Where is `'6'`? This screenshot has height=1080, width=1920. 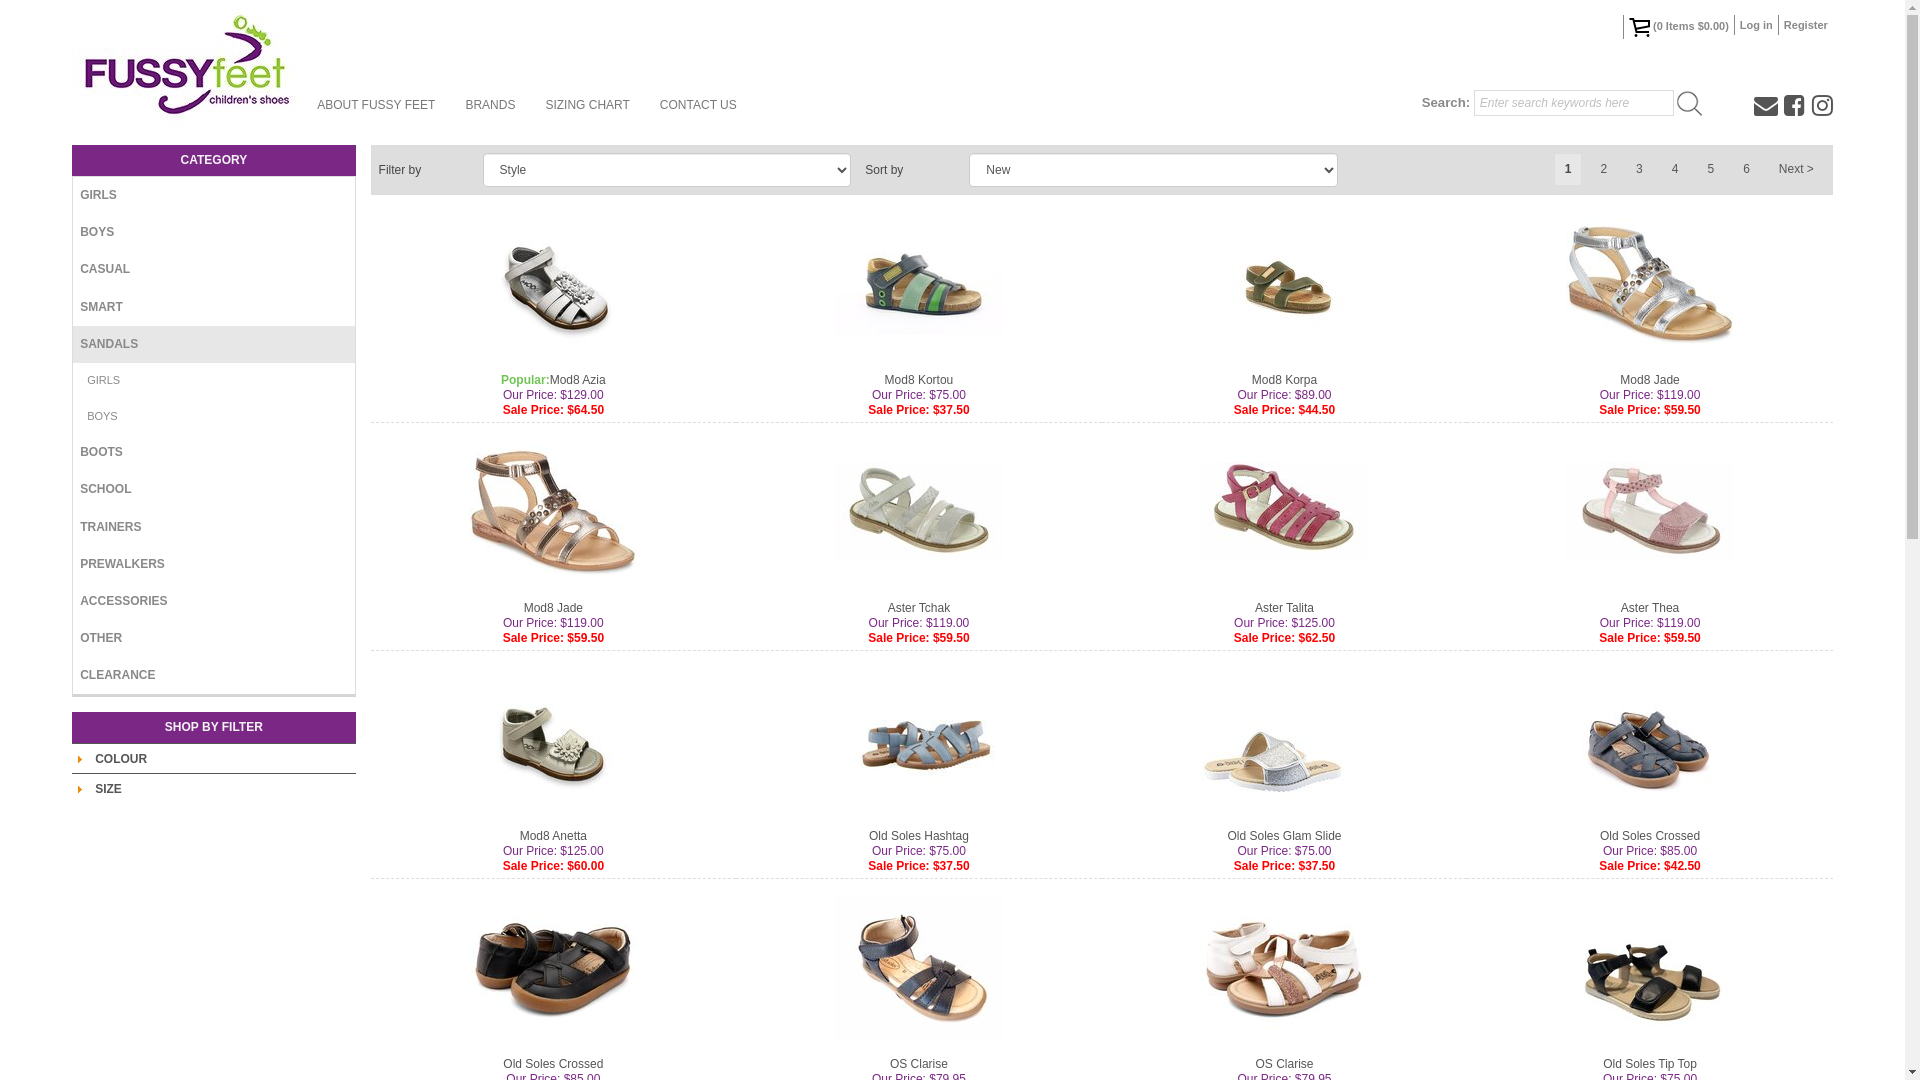 '6' is located at coordinates (1745, 168).